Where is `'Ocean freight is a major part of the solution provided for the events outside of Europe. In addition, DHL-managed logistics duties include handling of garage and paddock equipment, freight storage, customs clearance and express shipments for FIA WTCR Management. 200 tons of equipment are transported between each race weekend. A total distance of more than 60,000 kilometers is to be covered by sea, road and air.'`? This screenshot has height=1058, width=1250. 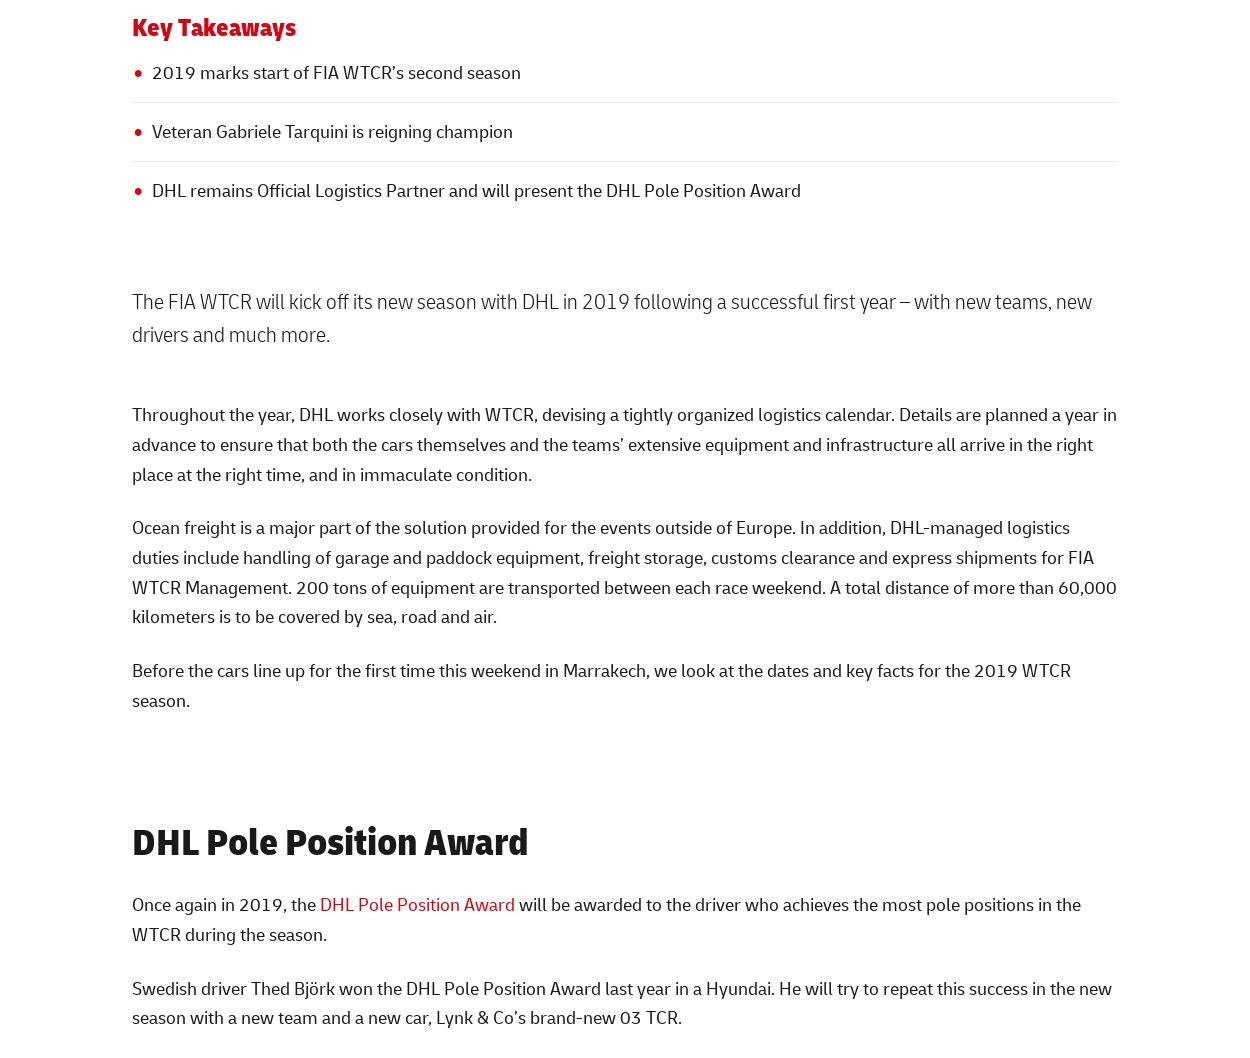
'Ocean freight is a major part of the solution provided for the events outside of Europe. In addition, DHL-managed logistics duties include handling of garage and paddock equipment, freight storage, customs clearance and express shipments for FIA WTCR Management. 200 tons of equipment are transported between each race weekend. A total distance of more than 60,000 kilometers is to be covered by sea, road and air.' is located at coordinates (131, 571).